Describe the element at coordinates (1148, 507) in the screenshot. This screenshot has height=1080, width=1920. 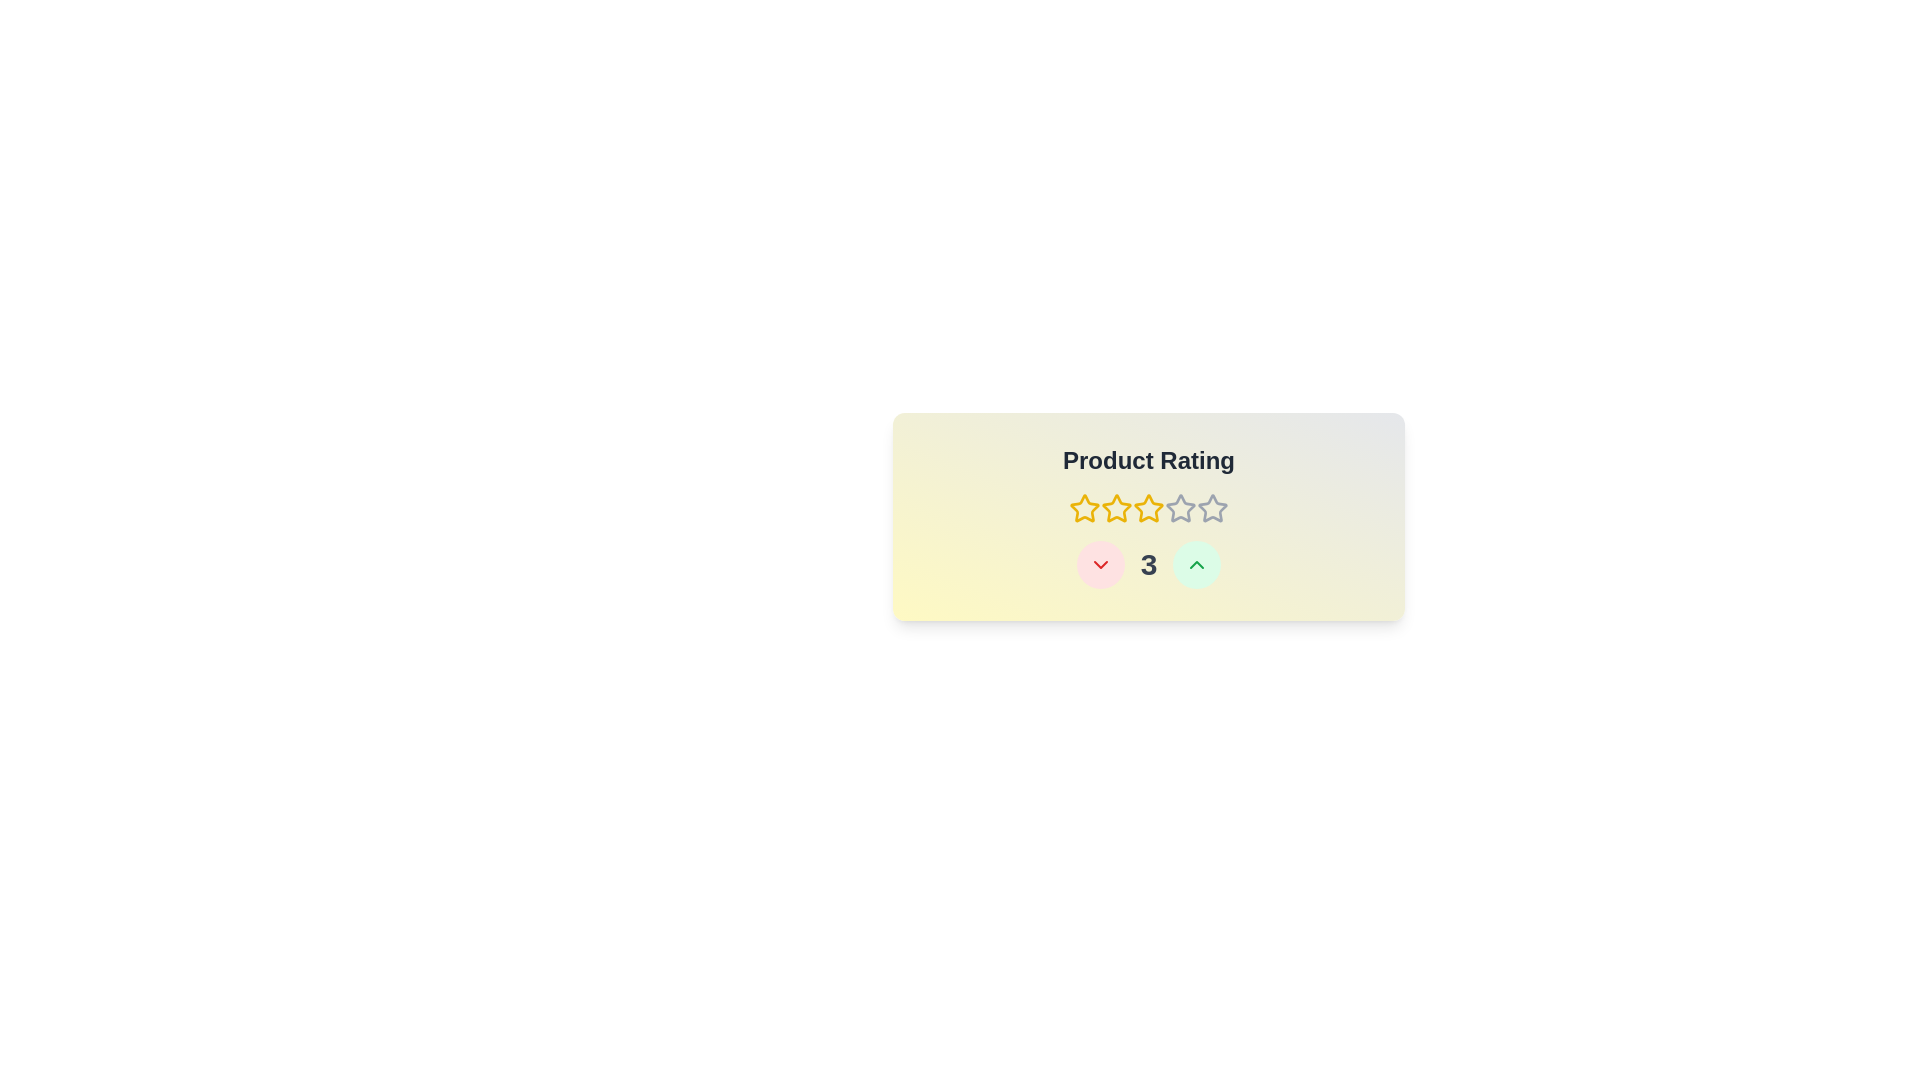
I see `the hollow star icon with a yellow outline, which is the second star in a row of five stars in the Product Rating component` at that location.